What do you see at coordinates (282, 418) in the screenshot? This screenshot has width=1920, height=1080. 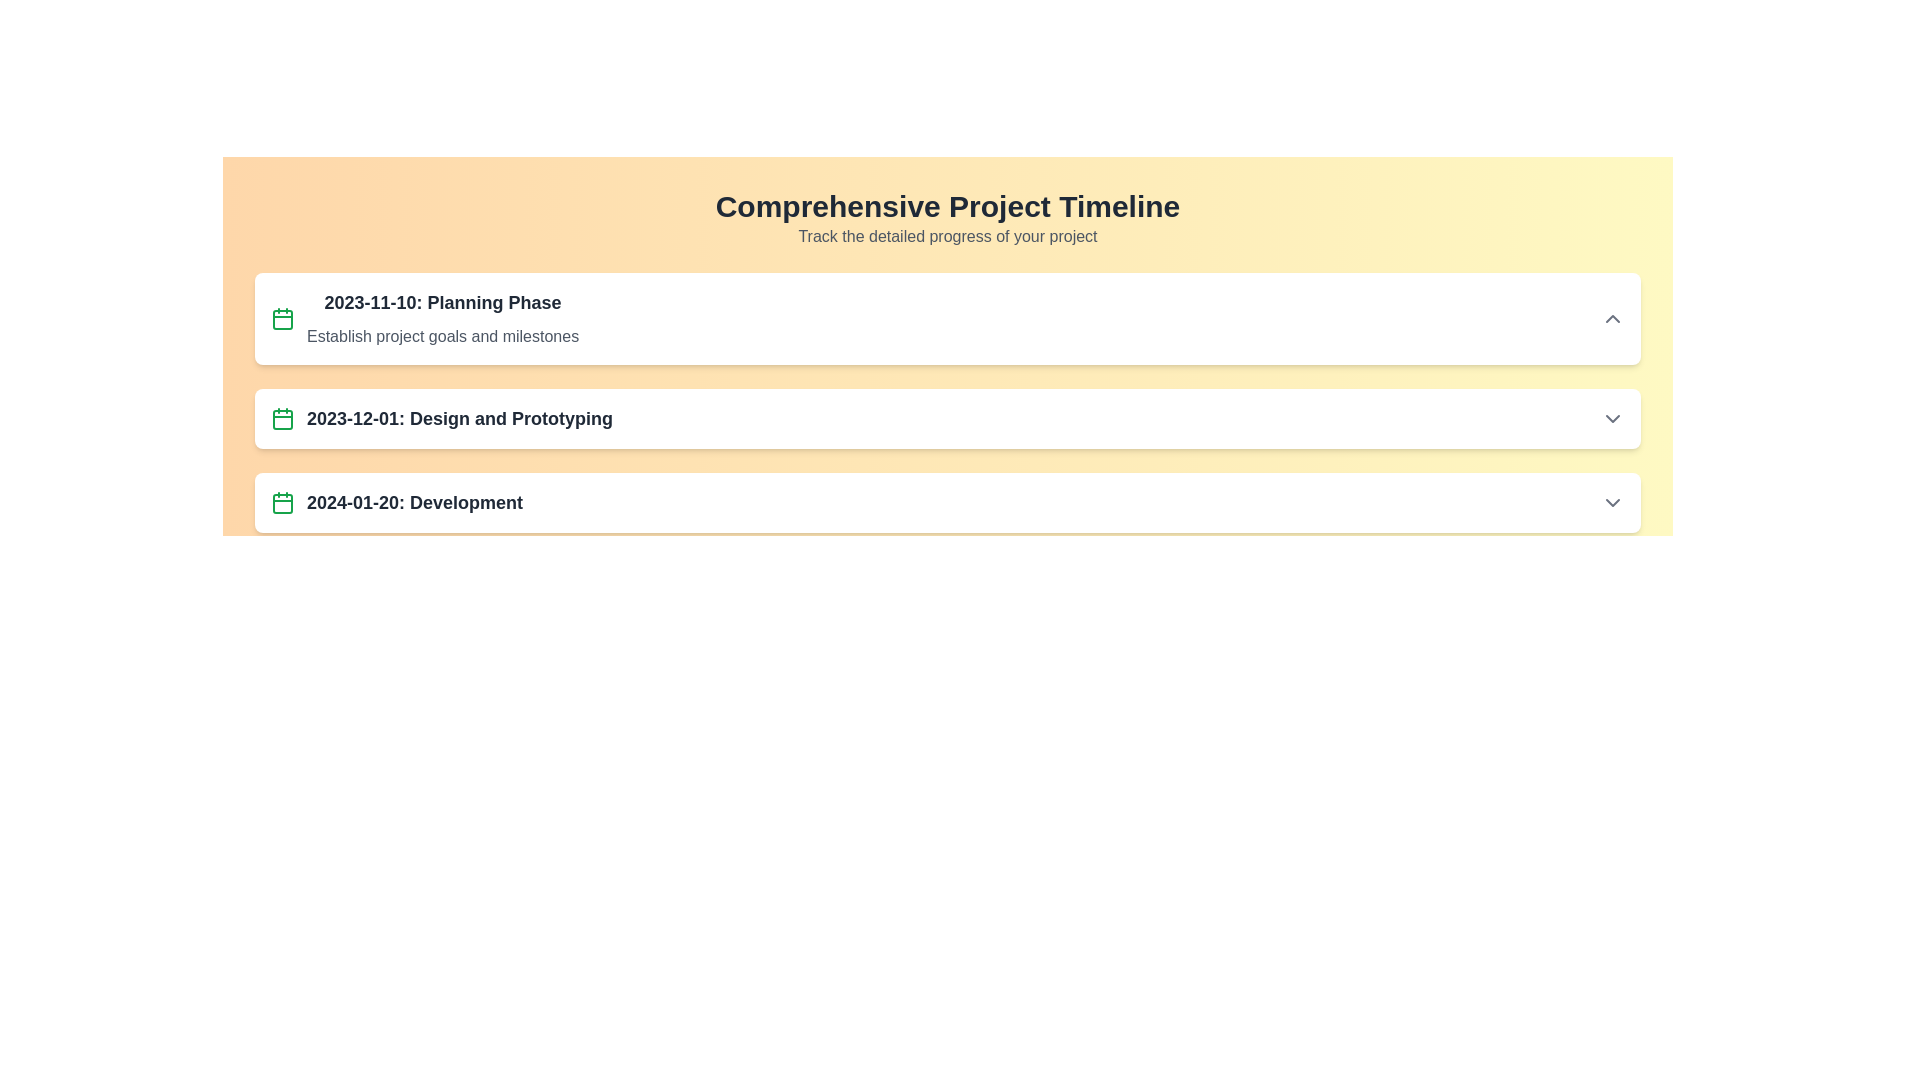 I see `the green calendar icon with rounded corners located to the left of the text '2023-12-01: Design and Prototyping'` at bounding box center [282, 418].